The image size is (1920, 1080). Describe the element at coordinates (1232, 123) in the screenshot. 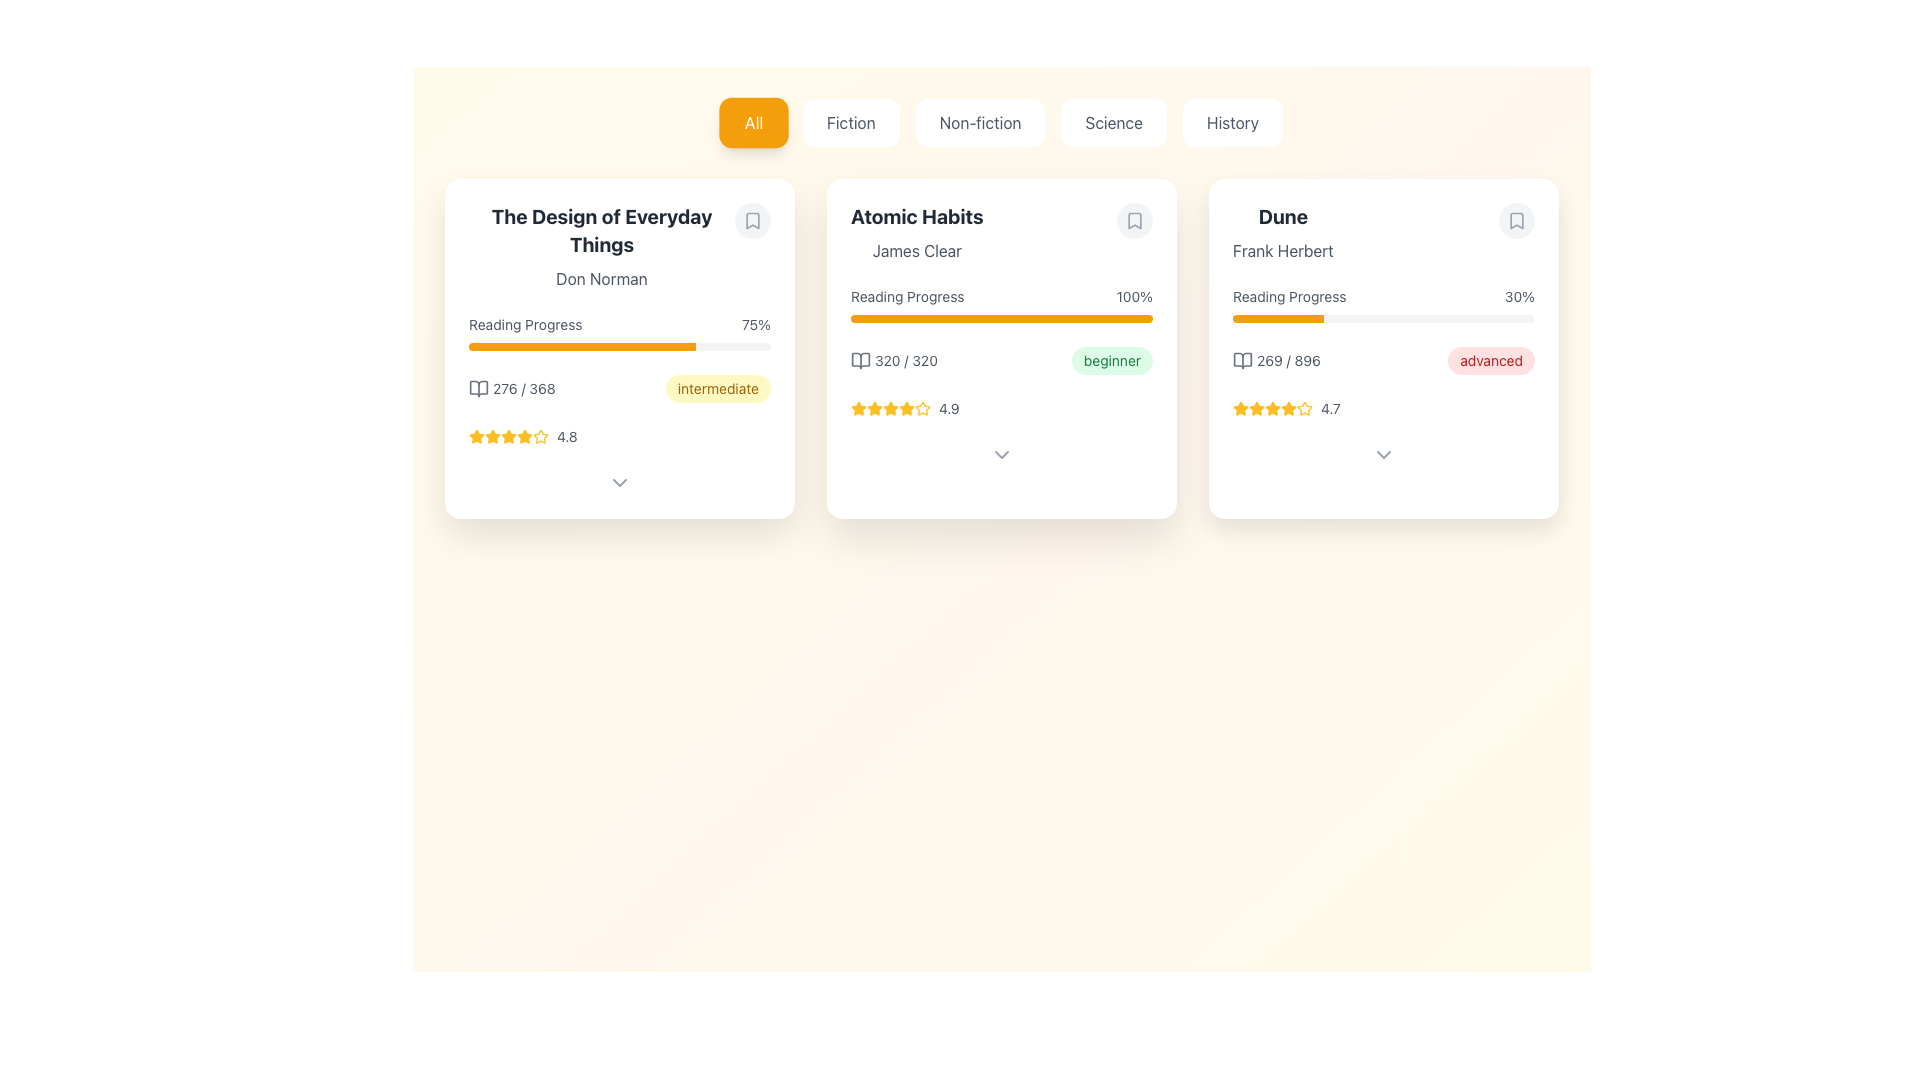

I see `the 'History' button, which is a rectangular button with rounded corners, displaying a white background and gray text` at that location.